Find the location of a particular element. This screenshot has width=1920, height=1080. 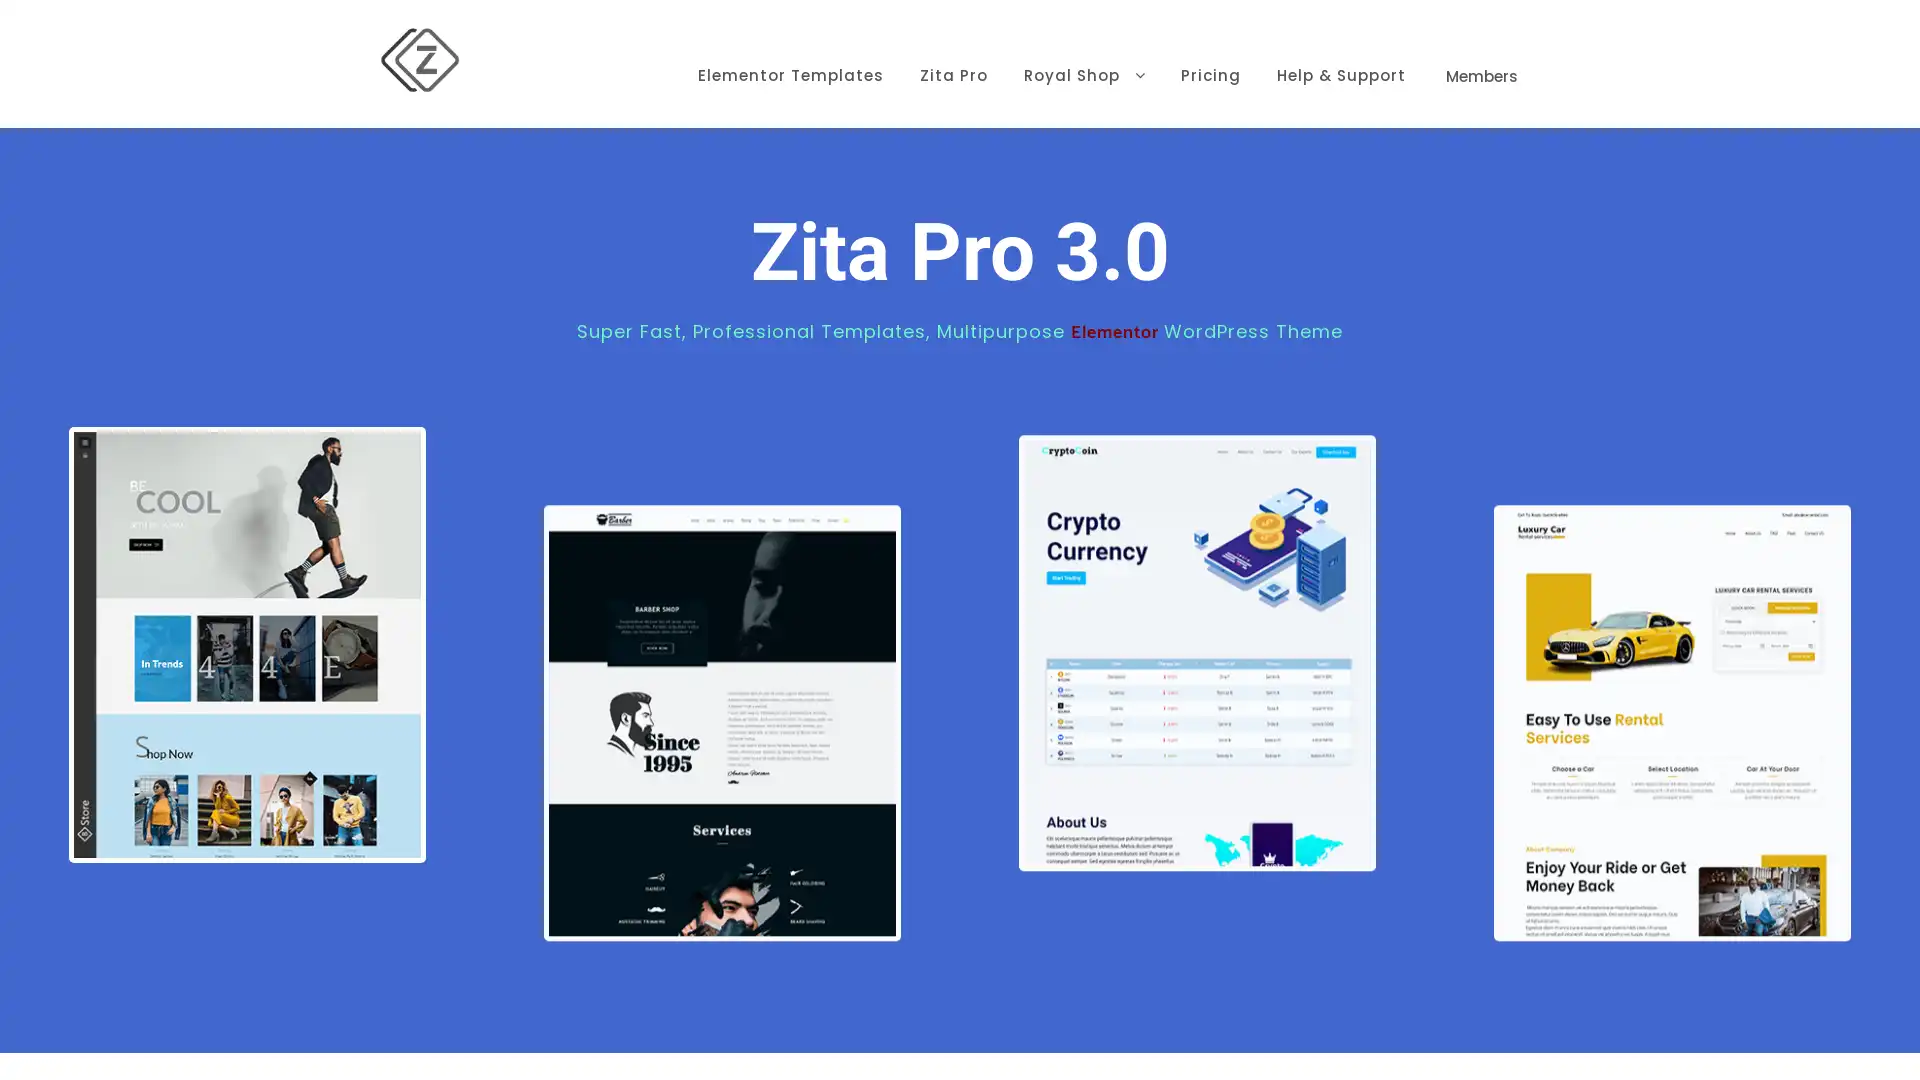

Members is located at coordinates (1482, 45).